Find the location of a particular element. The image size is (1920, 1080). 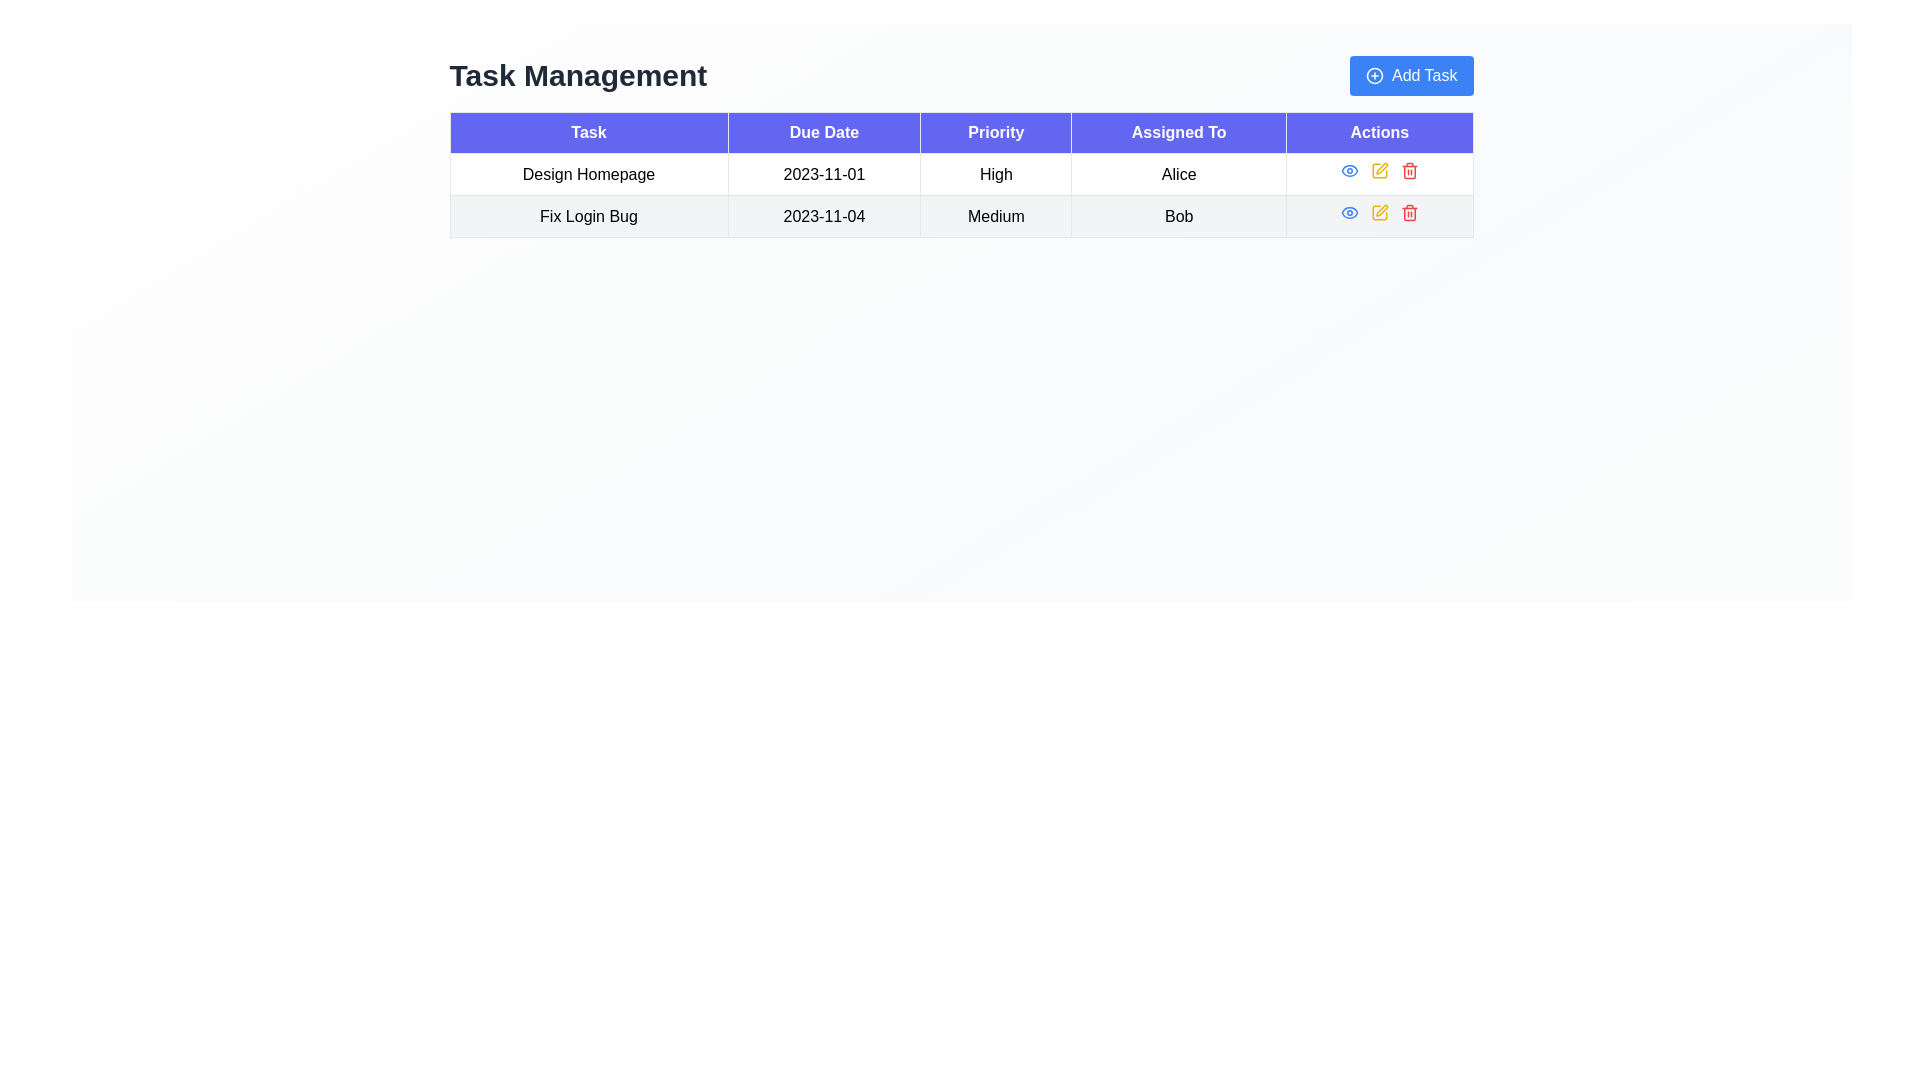

the yellow pencil icon representing the edit action, located in the Actions column of the second row of the table is located at coordinates (1378, 169).